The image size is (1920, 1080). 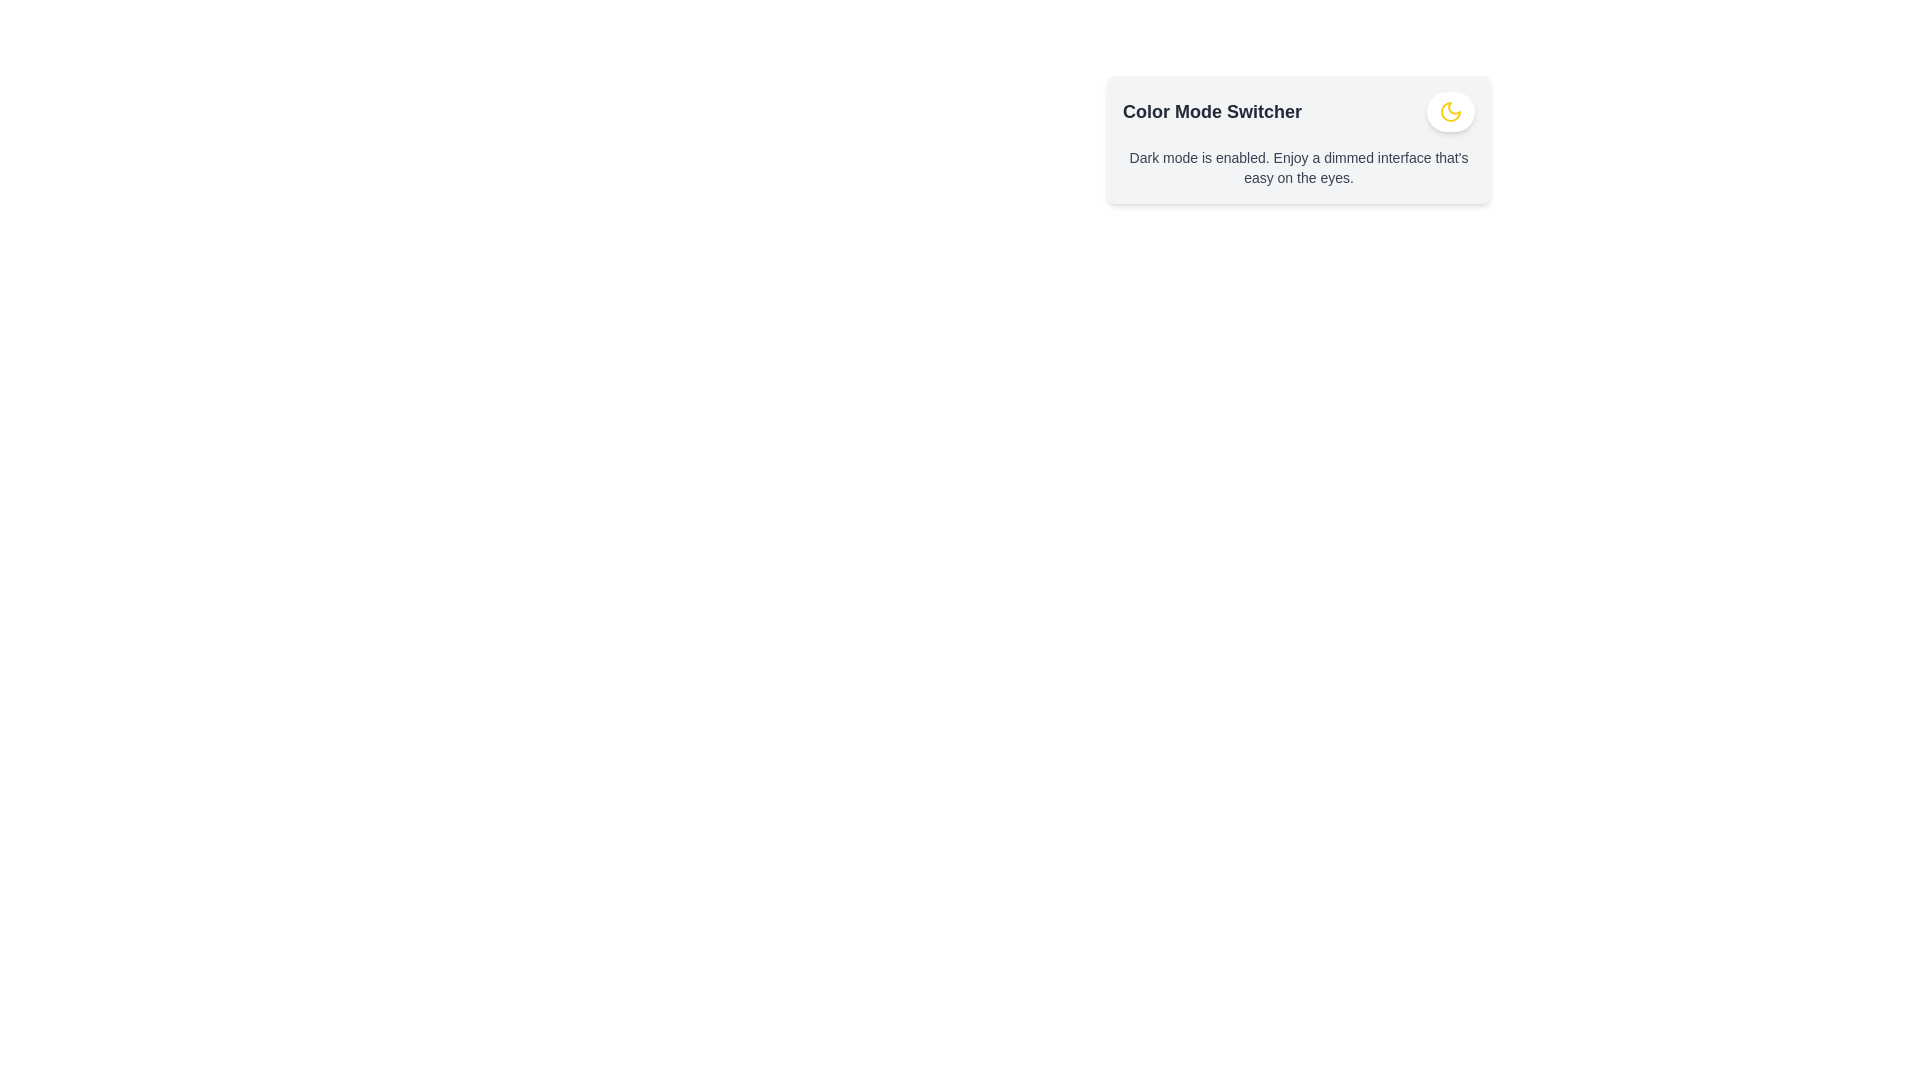 What do you see at coordinates (1450, 111) in the screenshot?
I see `the yellow crescent moon icon located in the upper-right corner of the 'Color Mode Switcher' panel` at bounding box center [1450, 111].